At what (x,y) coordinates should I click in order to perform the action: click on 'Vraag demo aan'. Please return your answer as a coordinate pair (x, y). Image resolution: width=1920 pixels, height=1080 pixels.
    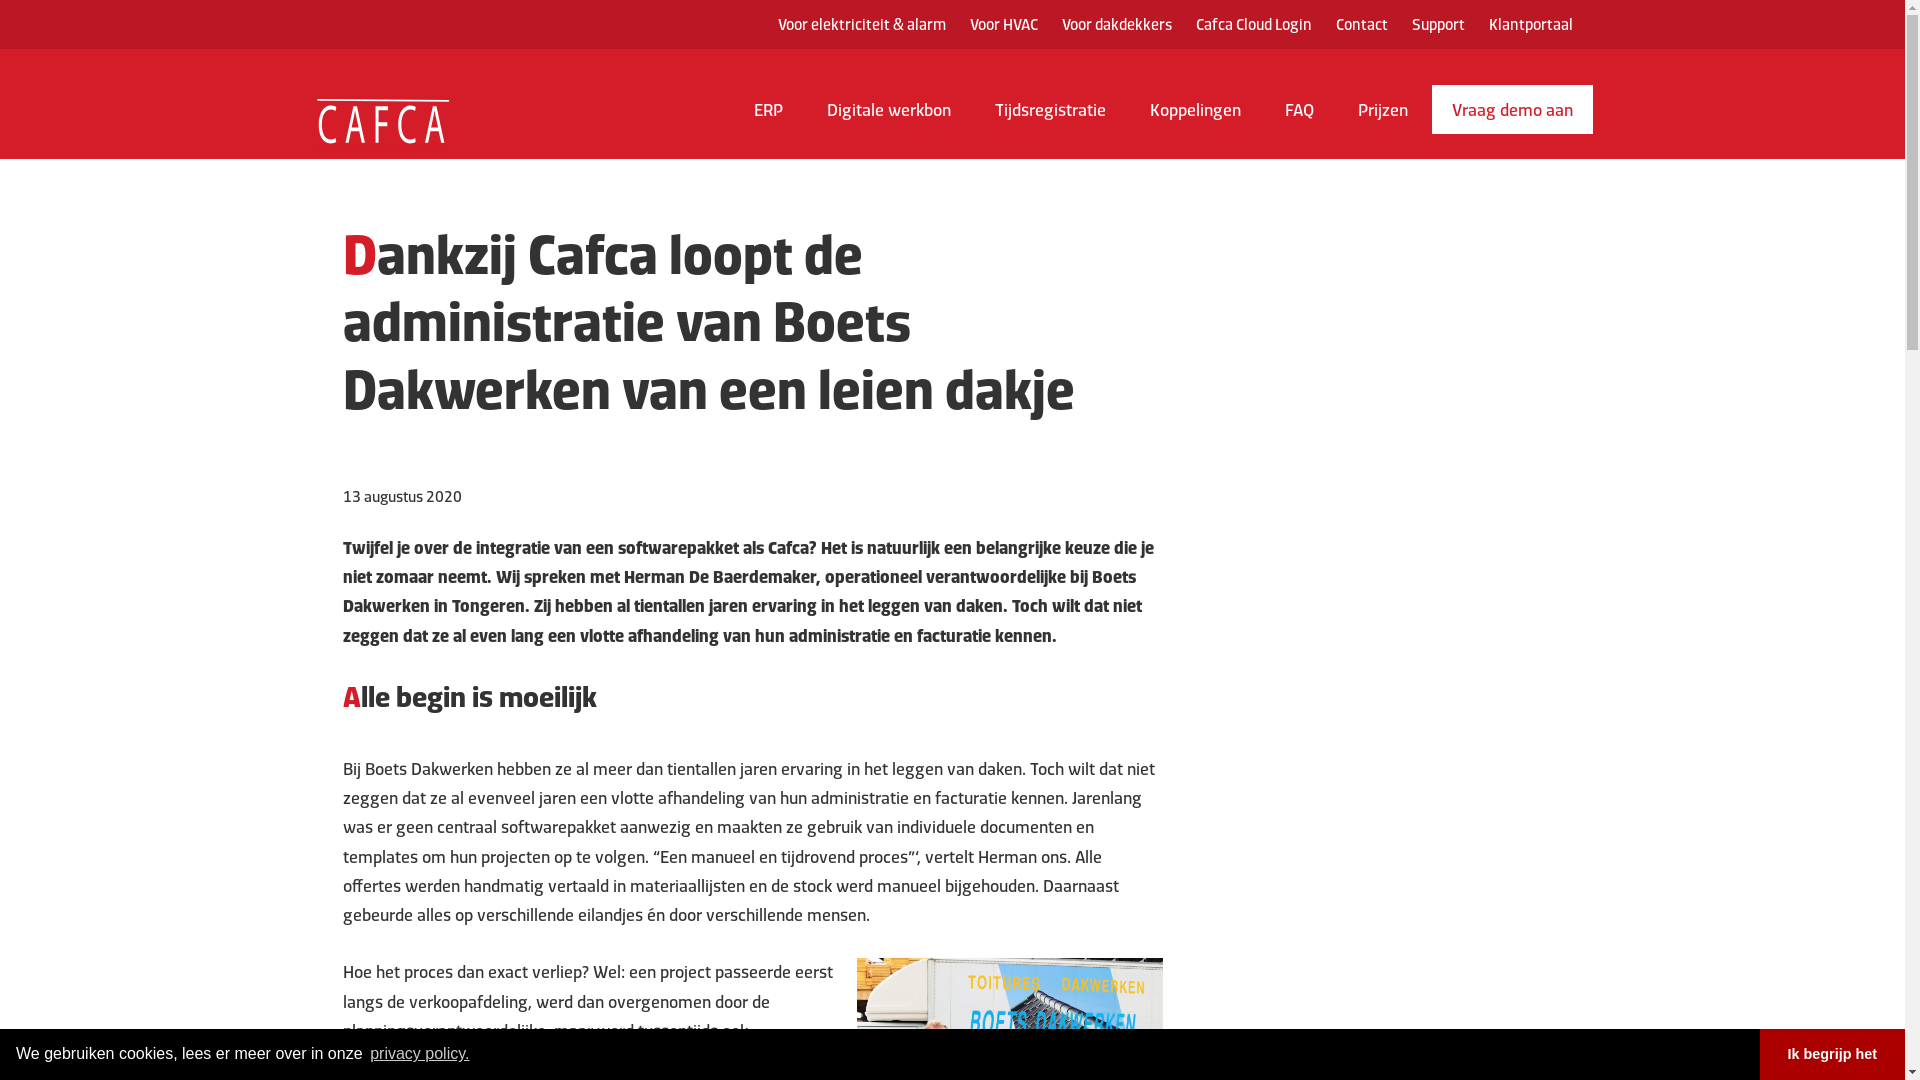
    Looking at the image, I should click on (1512, 109).